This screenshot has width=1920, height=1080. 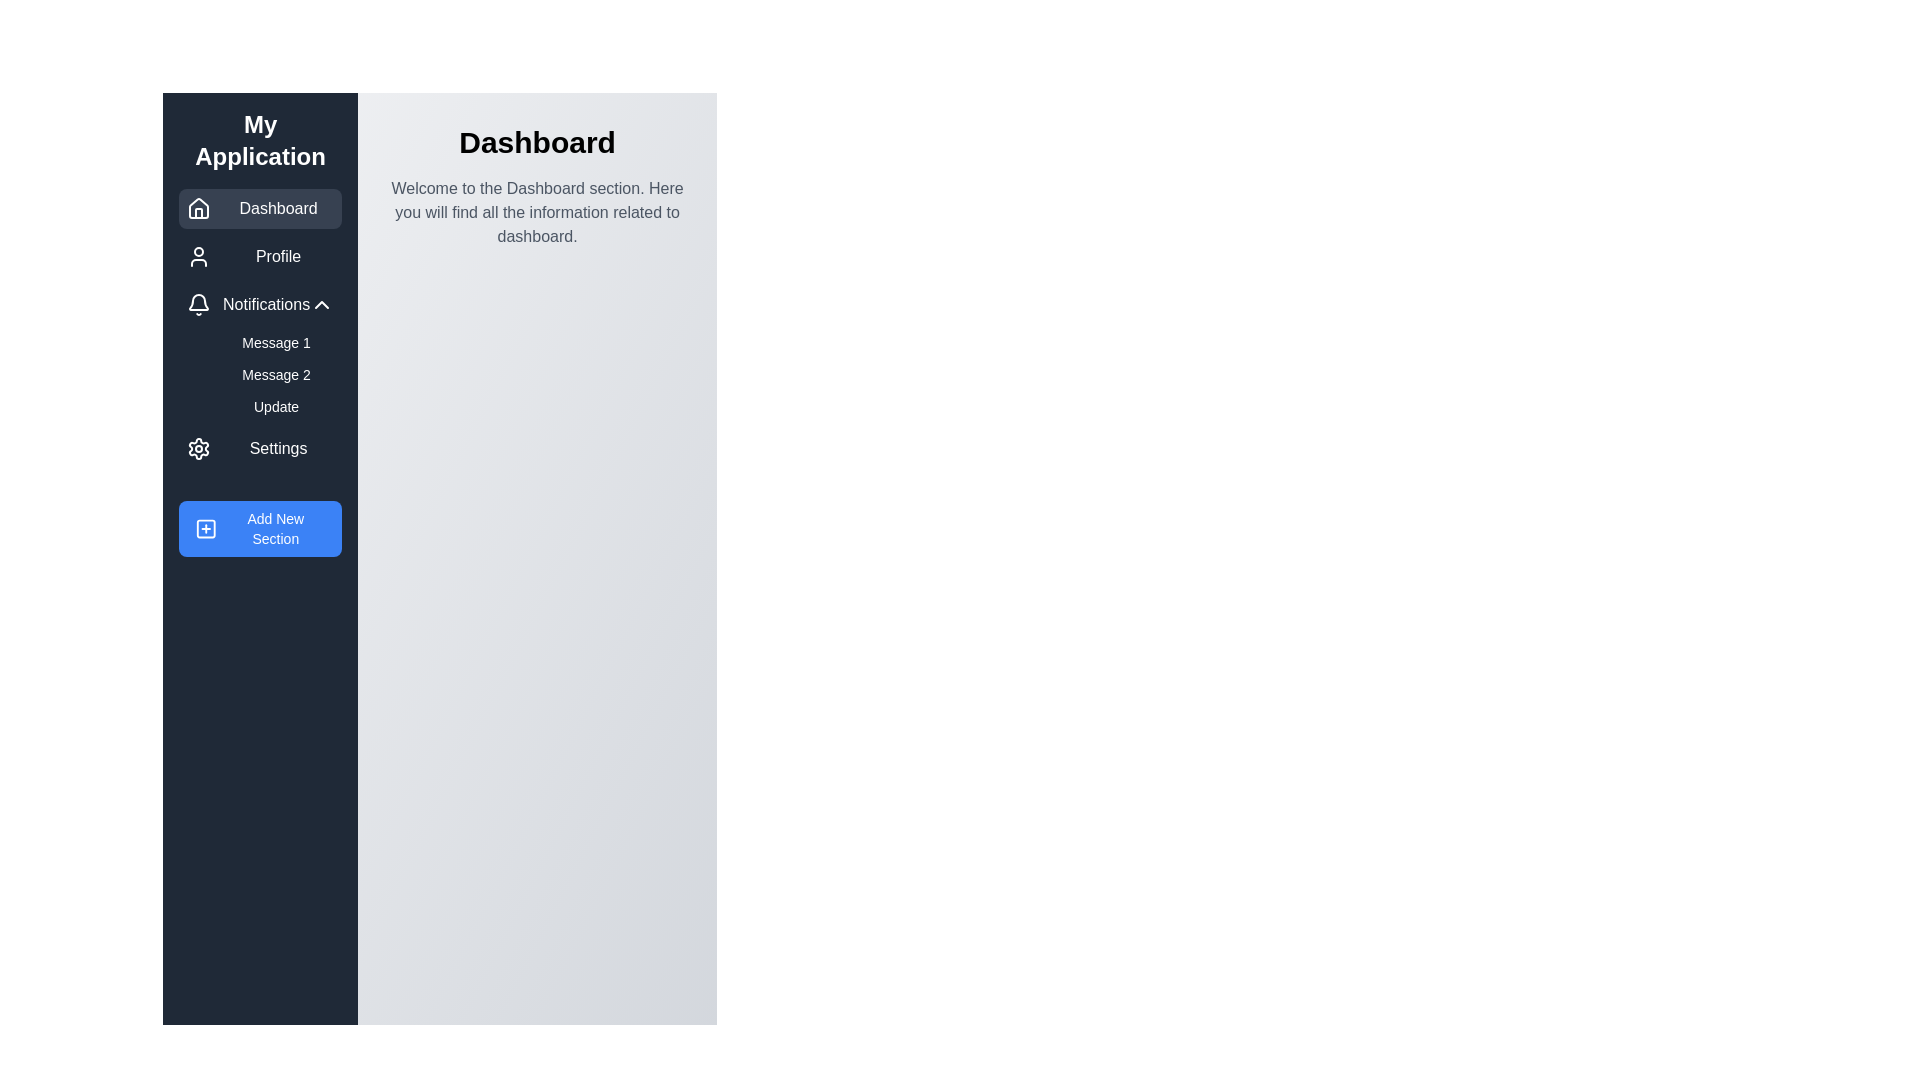 What do you see at coordinates (259, 140) in the screenshot?
I see `the static text display labeled 'My Application', which is positioned in the upper left sidebar above the navigation links` at bounding box center [259, 140].